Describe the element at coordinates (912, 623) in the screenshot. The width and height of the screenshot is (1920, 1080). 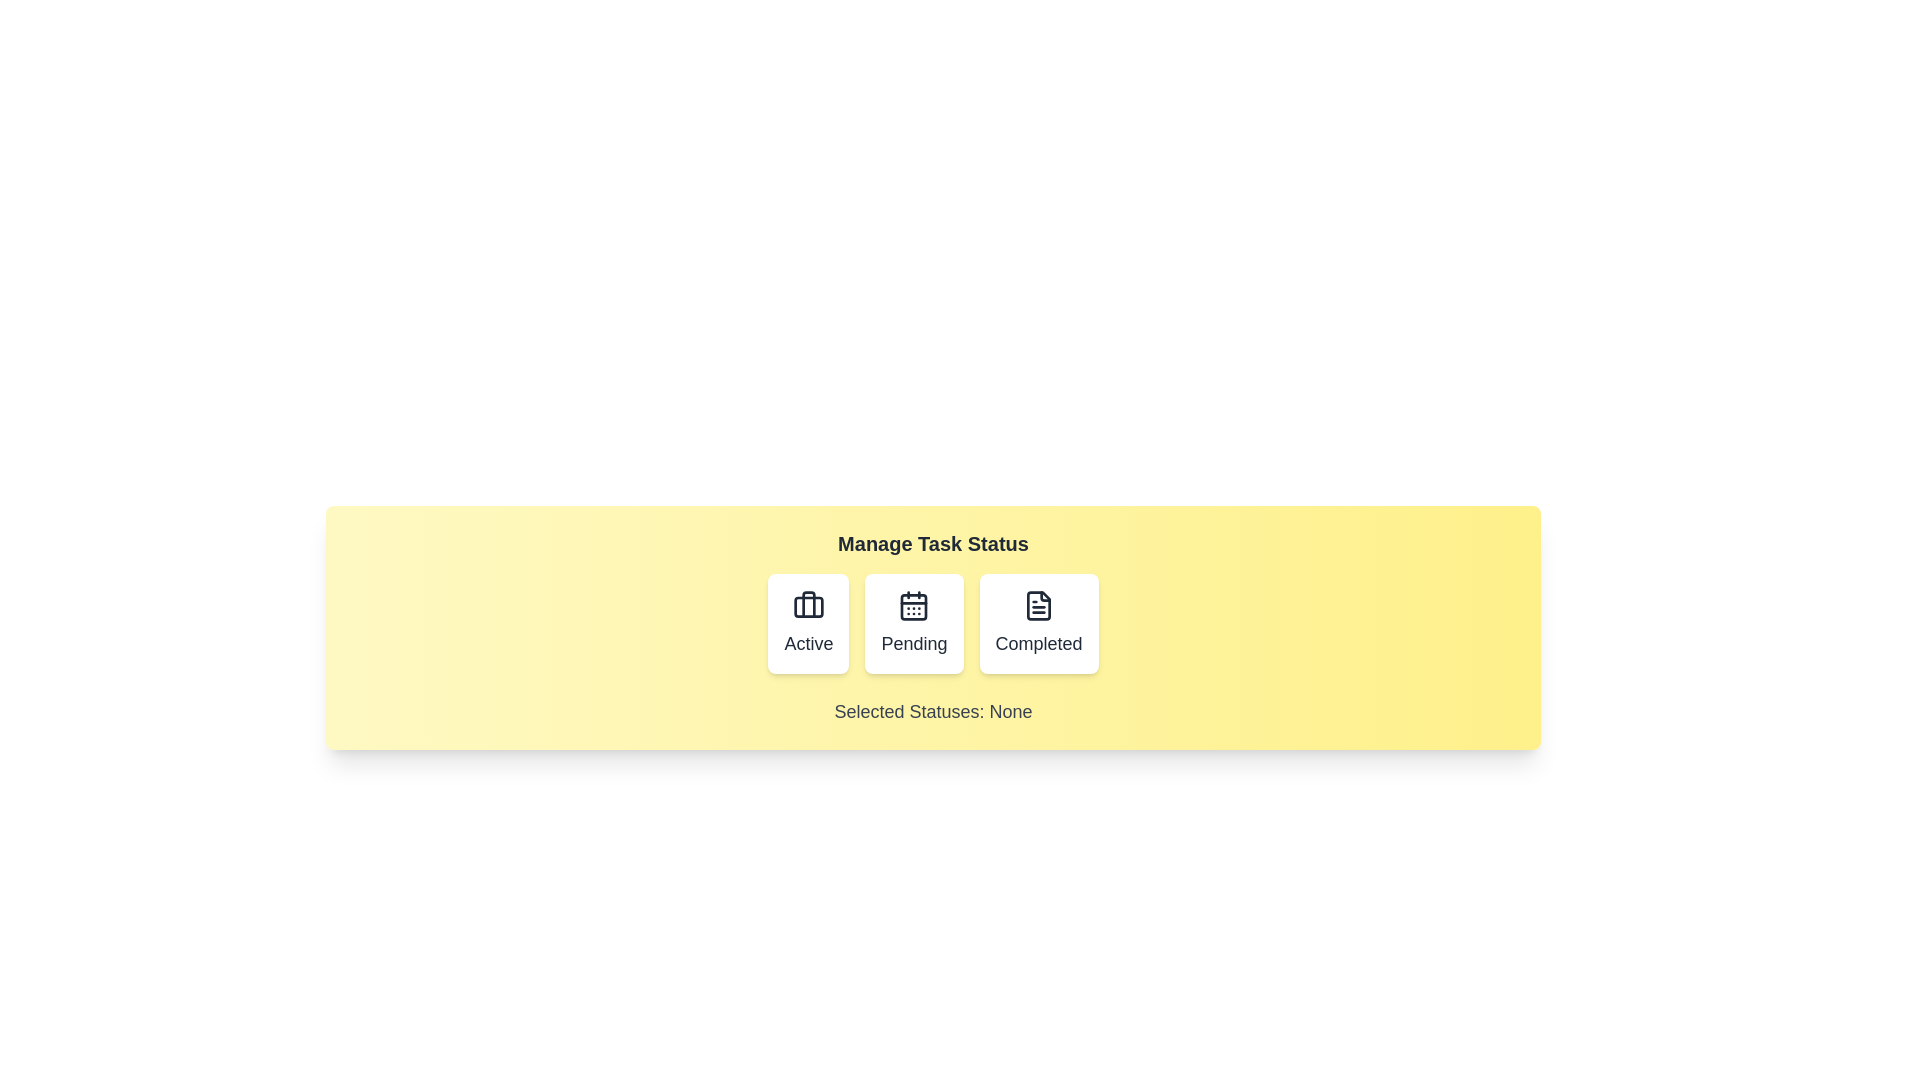
I see `the 'Pending' button to toggle its selection` at that location.